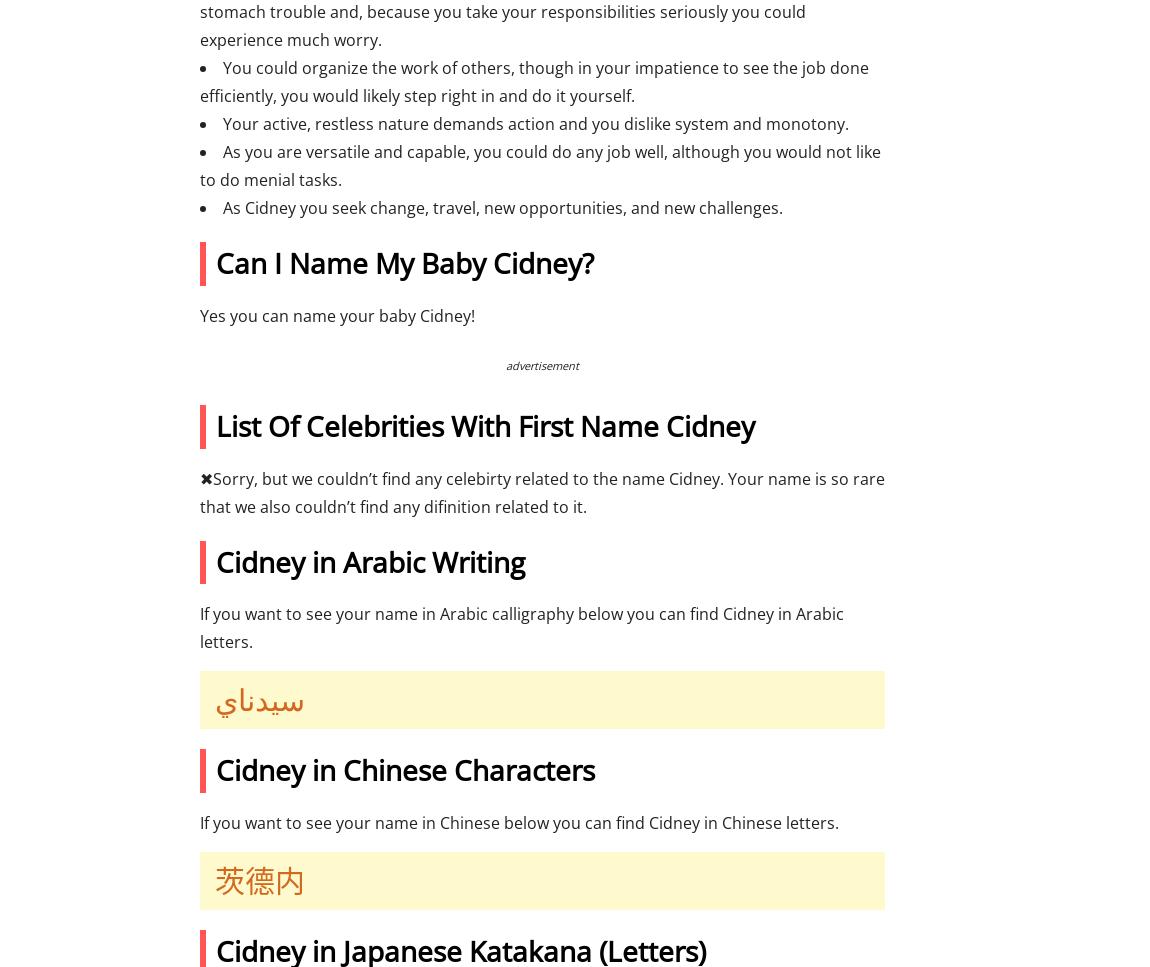  I want to click on 'If you want to see your name in Arabic calligraphy below you can find Cidney in Arabic letters.', so click(521, 627).